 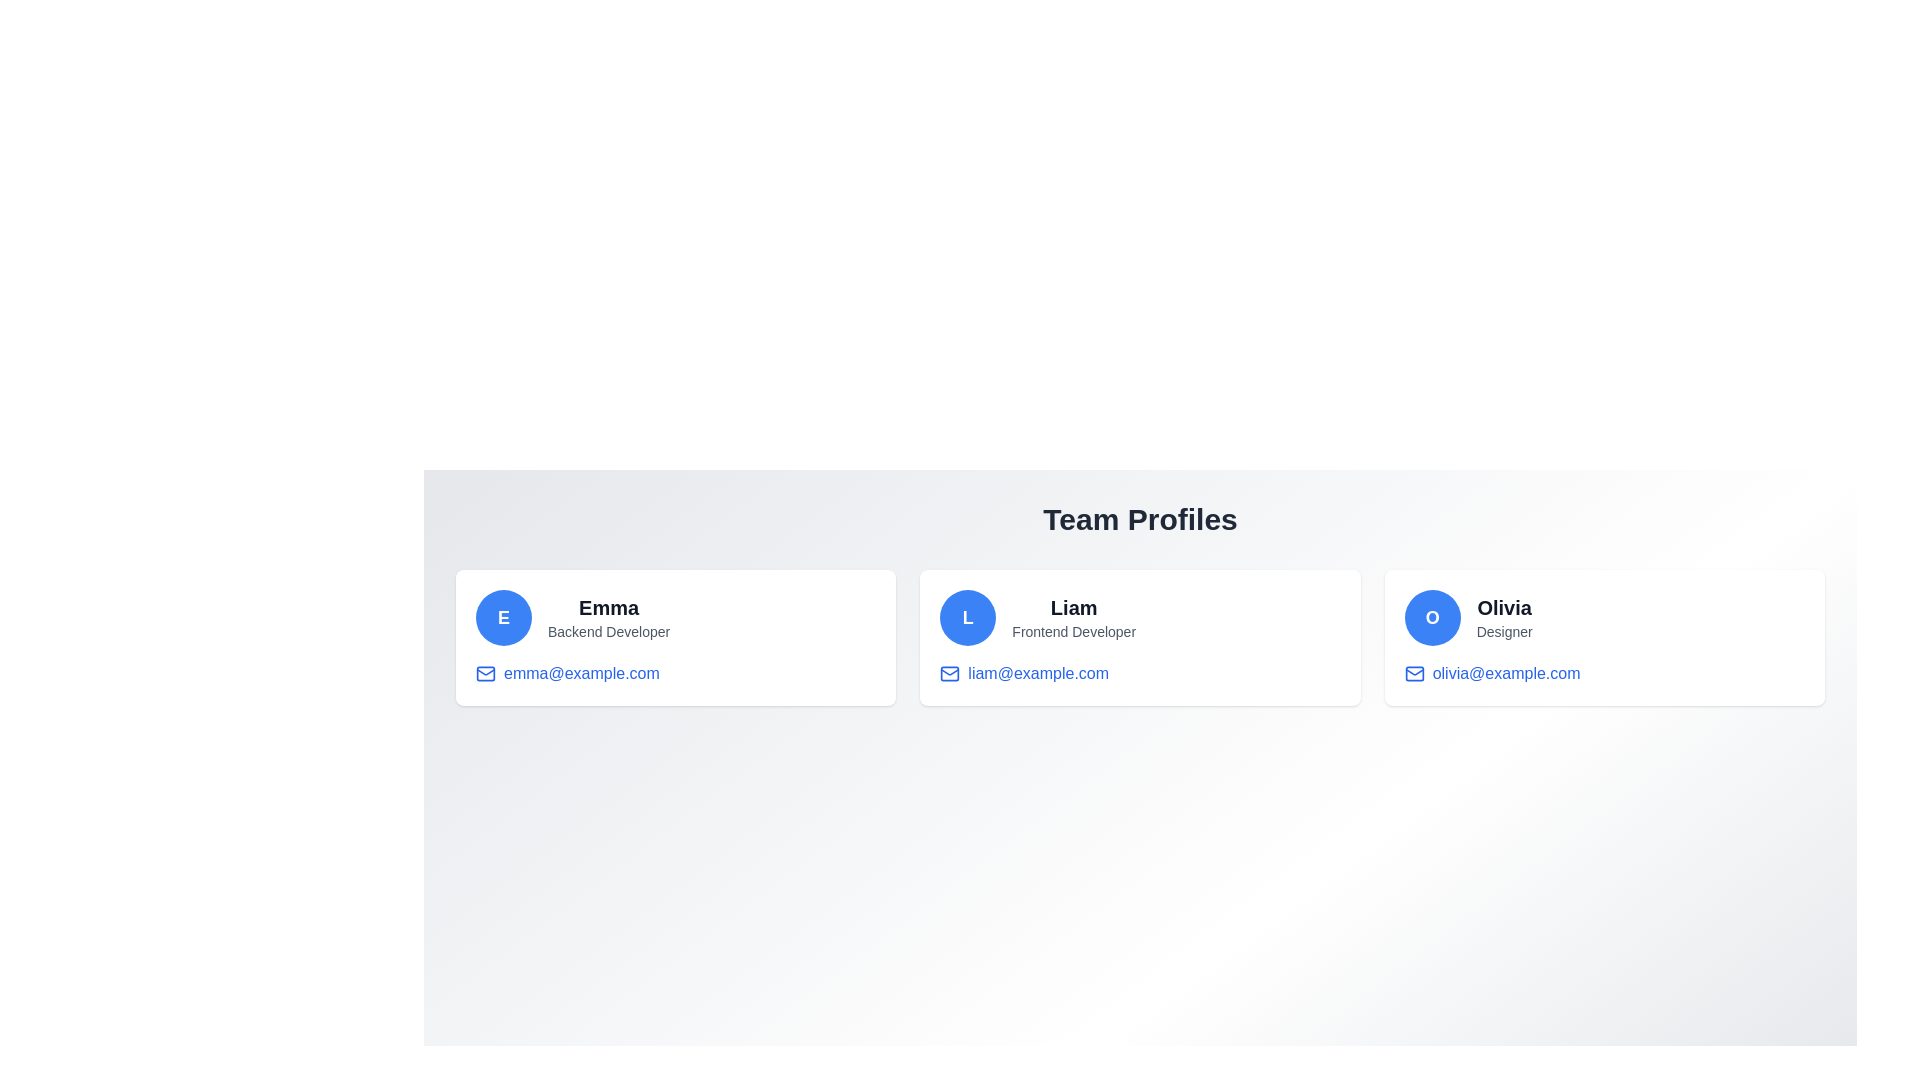 I want to click on the label that conveys Emma's role in the team, which is centrally aligned below the name 'Emma' and above the email address 'emma@example.com' in the leftmost profile card, so click(x=608, y=632).